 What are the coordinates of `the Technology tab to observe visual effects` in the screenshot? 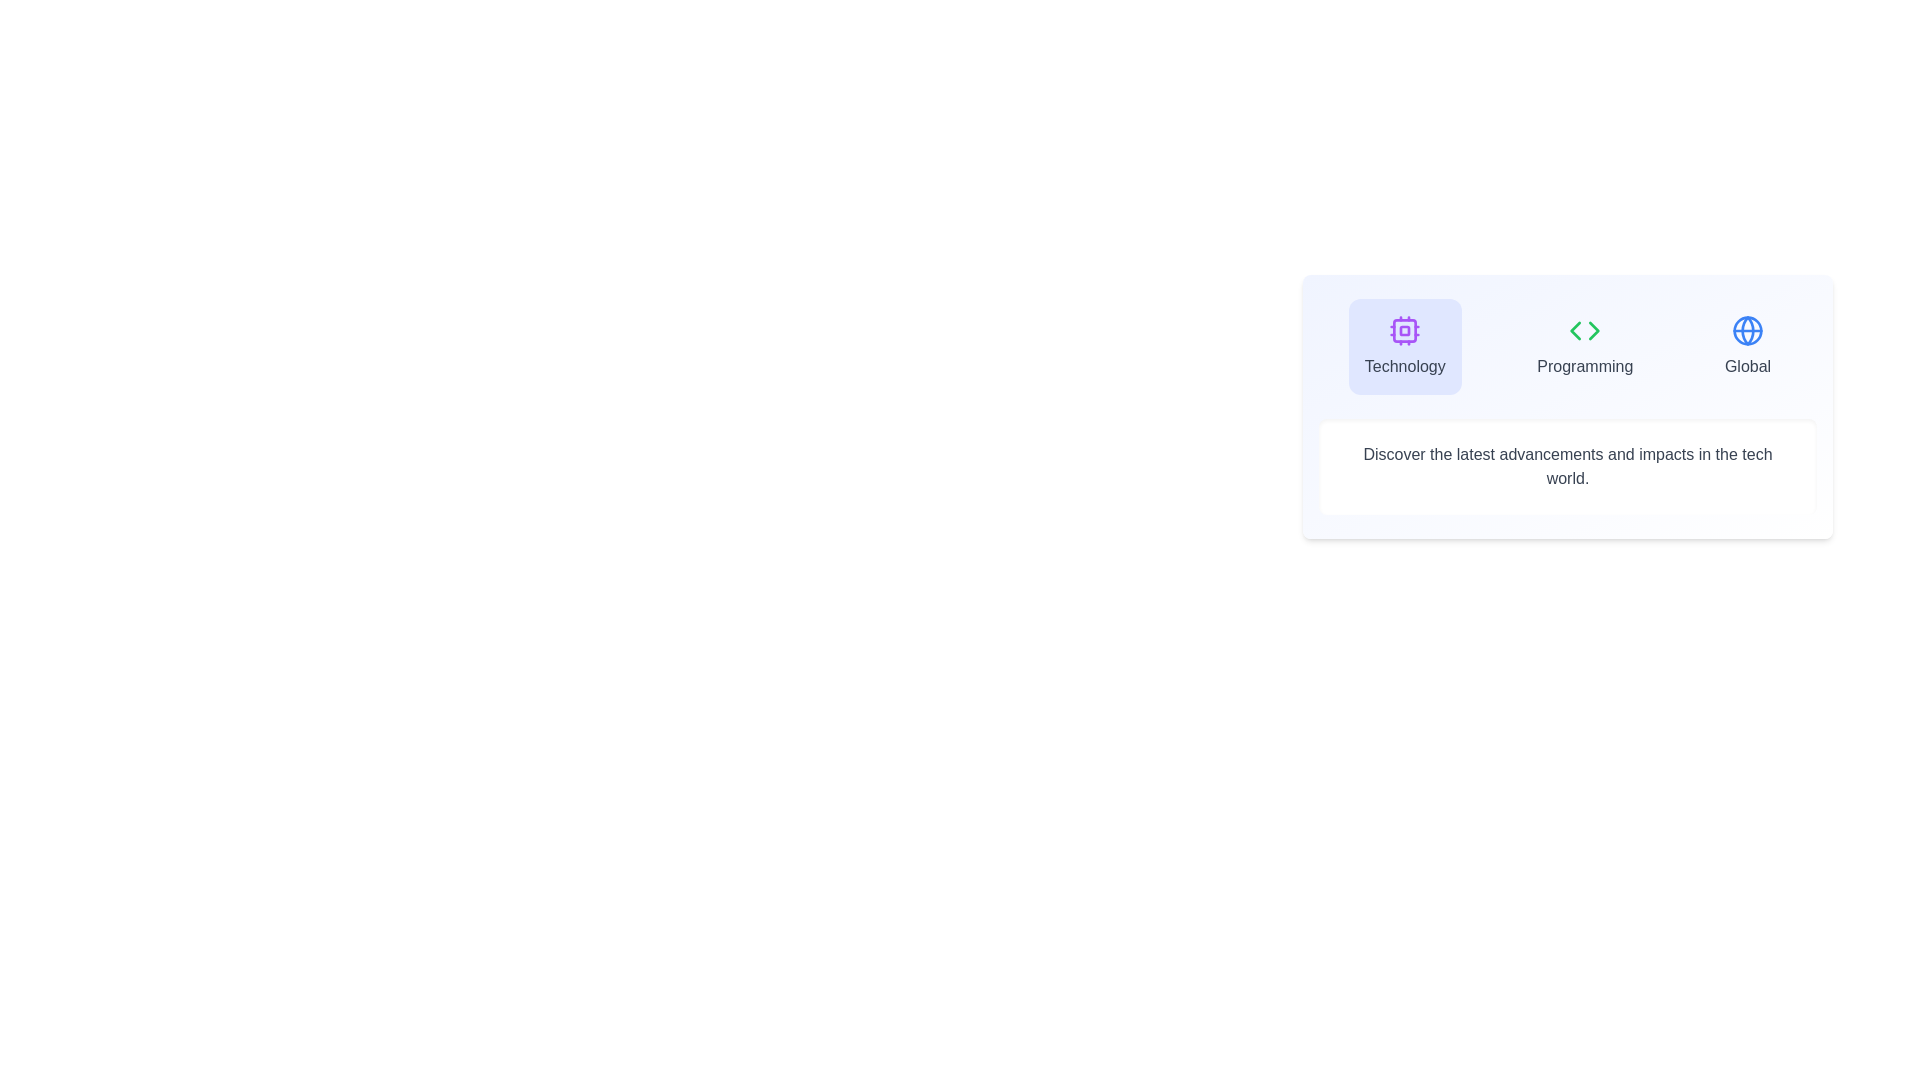 It's located at (1404, 346).